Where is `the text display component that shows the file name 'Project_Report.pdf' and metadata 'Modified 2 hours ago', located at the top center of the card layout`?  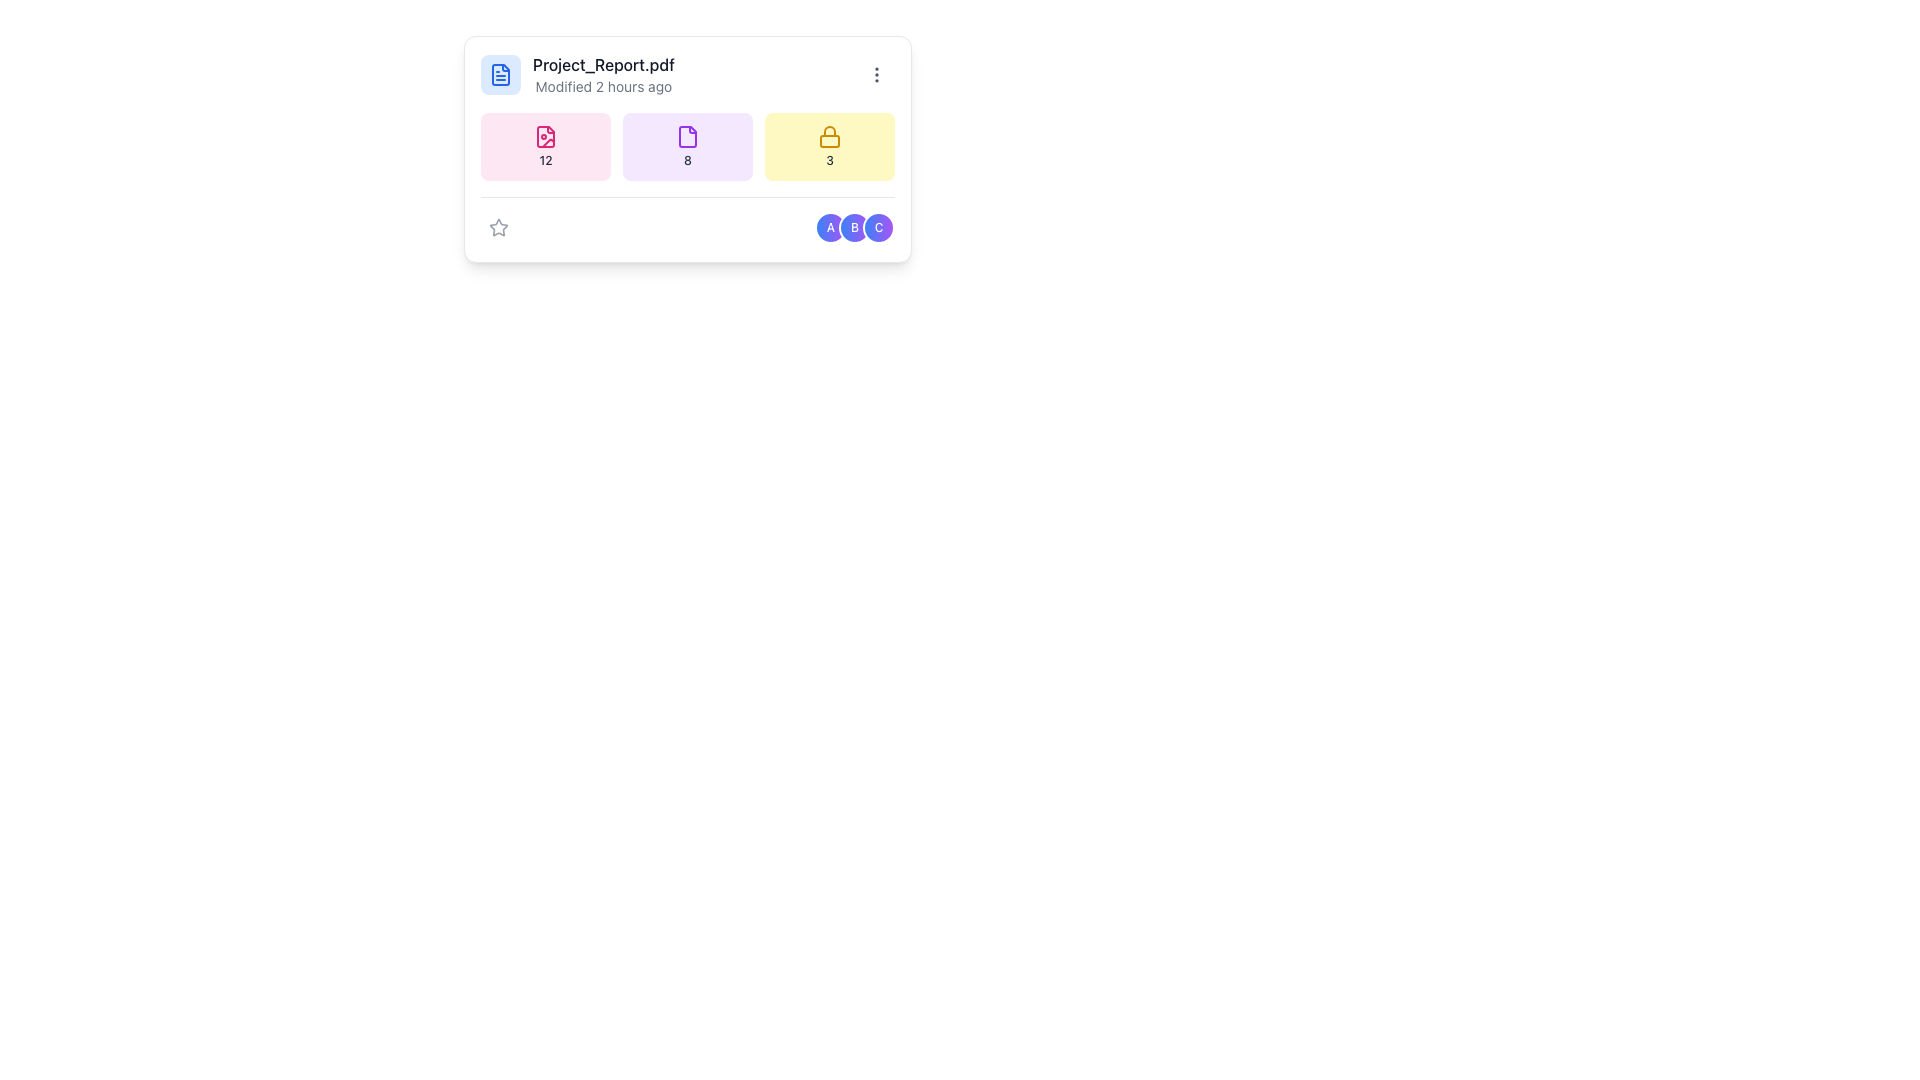
the text display component that shows the file name 'Project_Report.pdf' and metadata 'Modified 2 hours ago', located at the top center of the card layout is located at coordinates (602, 73).